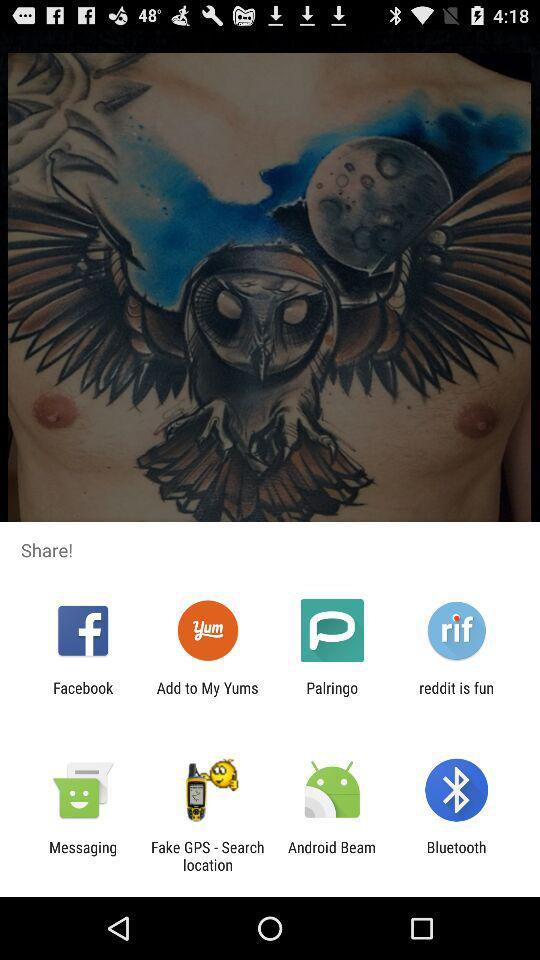 The image size is (540, 960). I want to click on android beam item, so click(332, 855).